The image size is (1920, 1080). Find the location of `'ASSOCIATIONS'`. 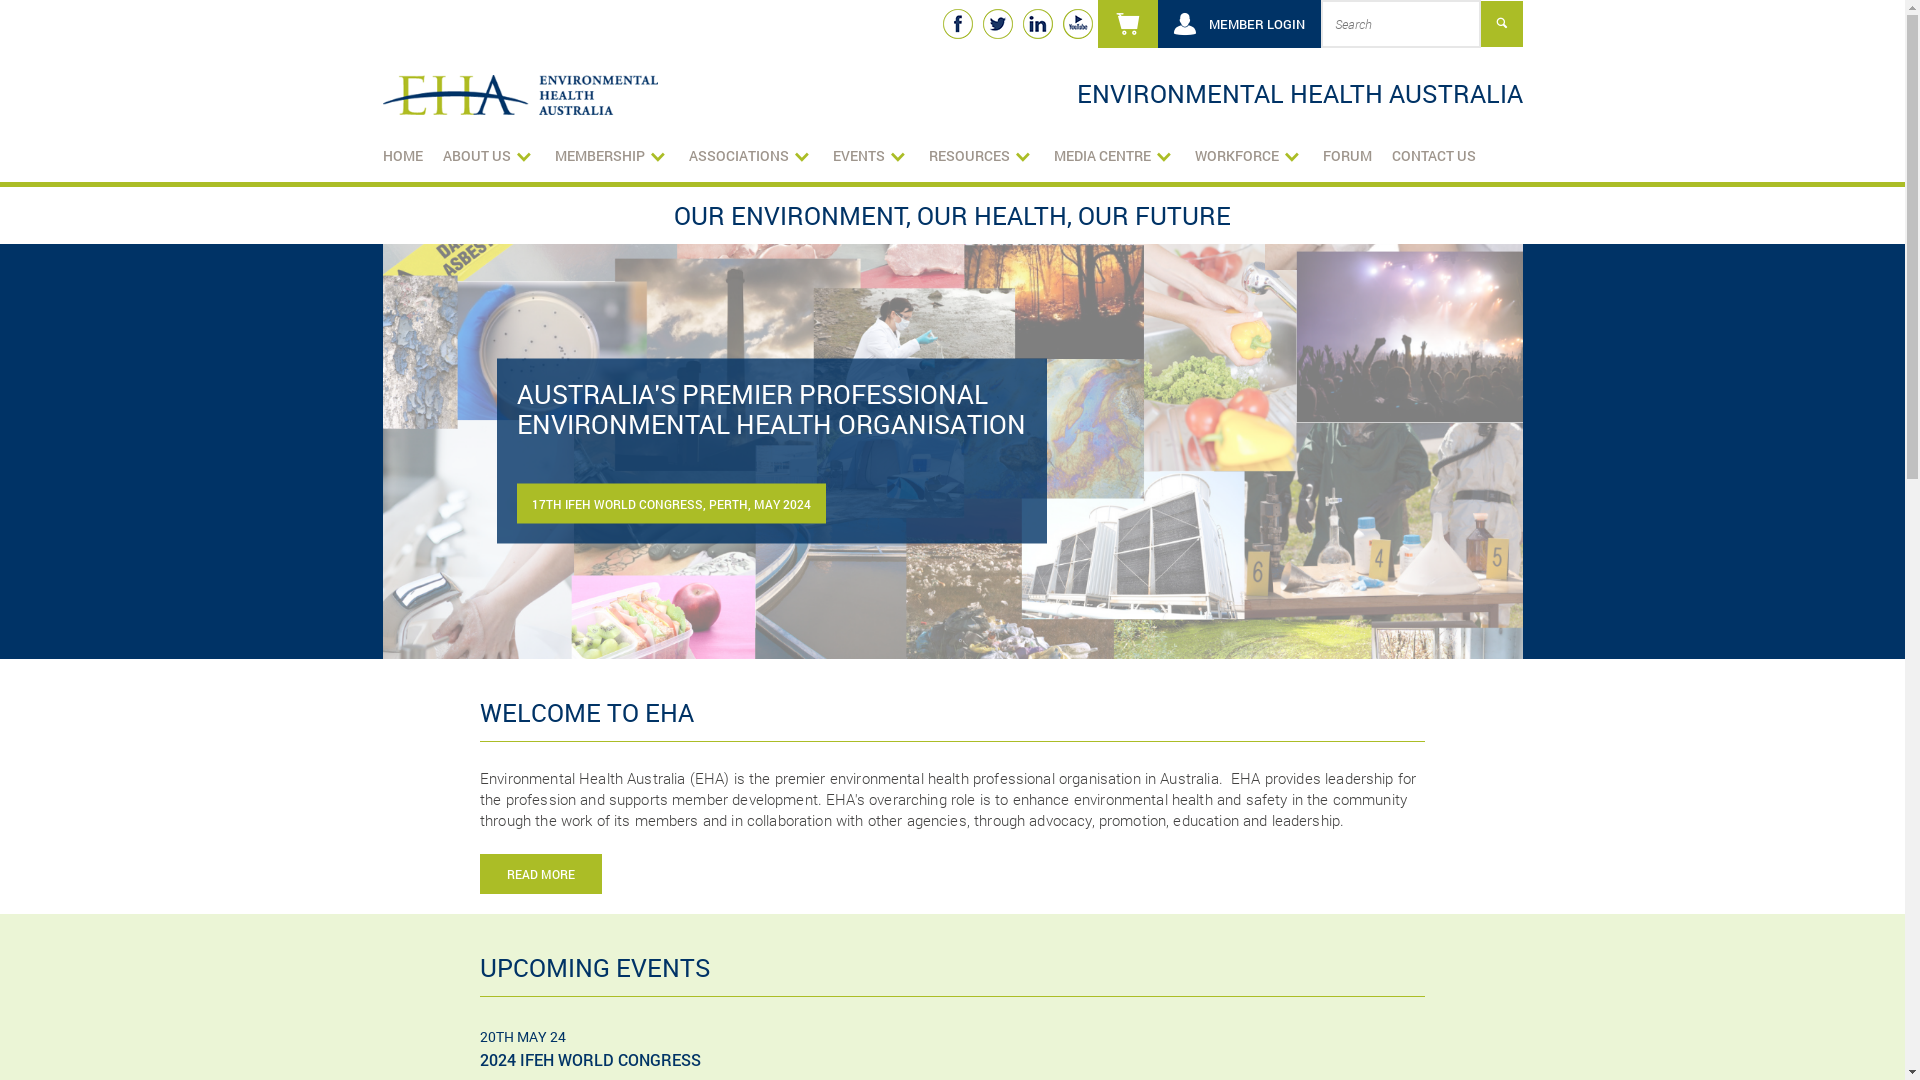

'ASSOCIATIONS' is located at coordinates (687, 154).